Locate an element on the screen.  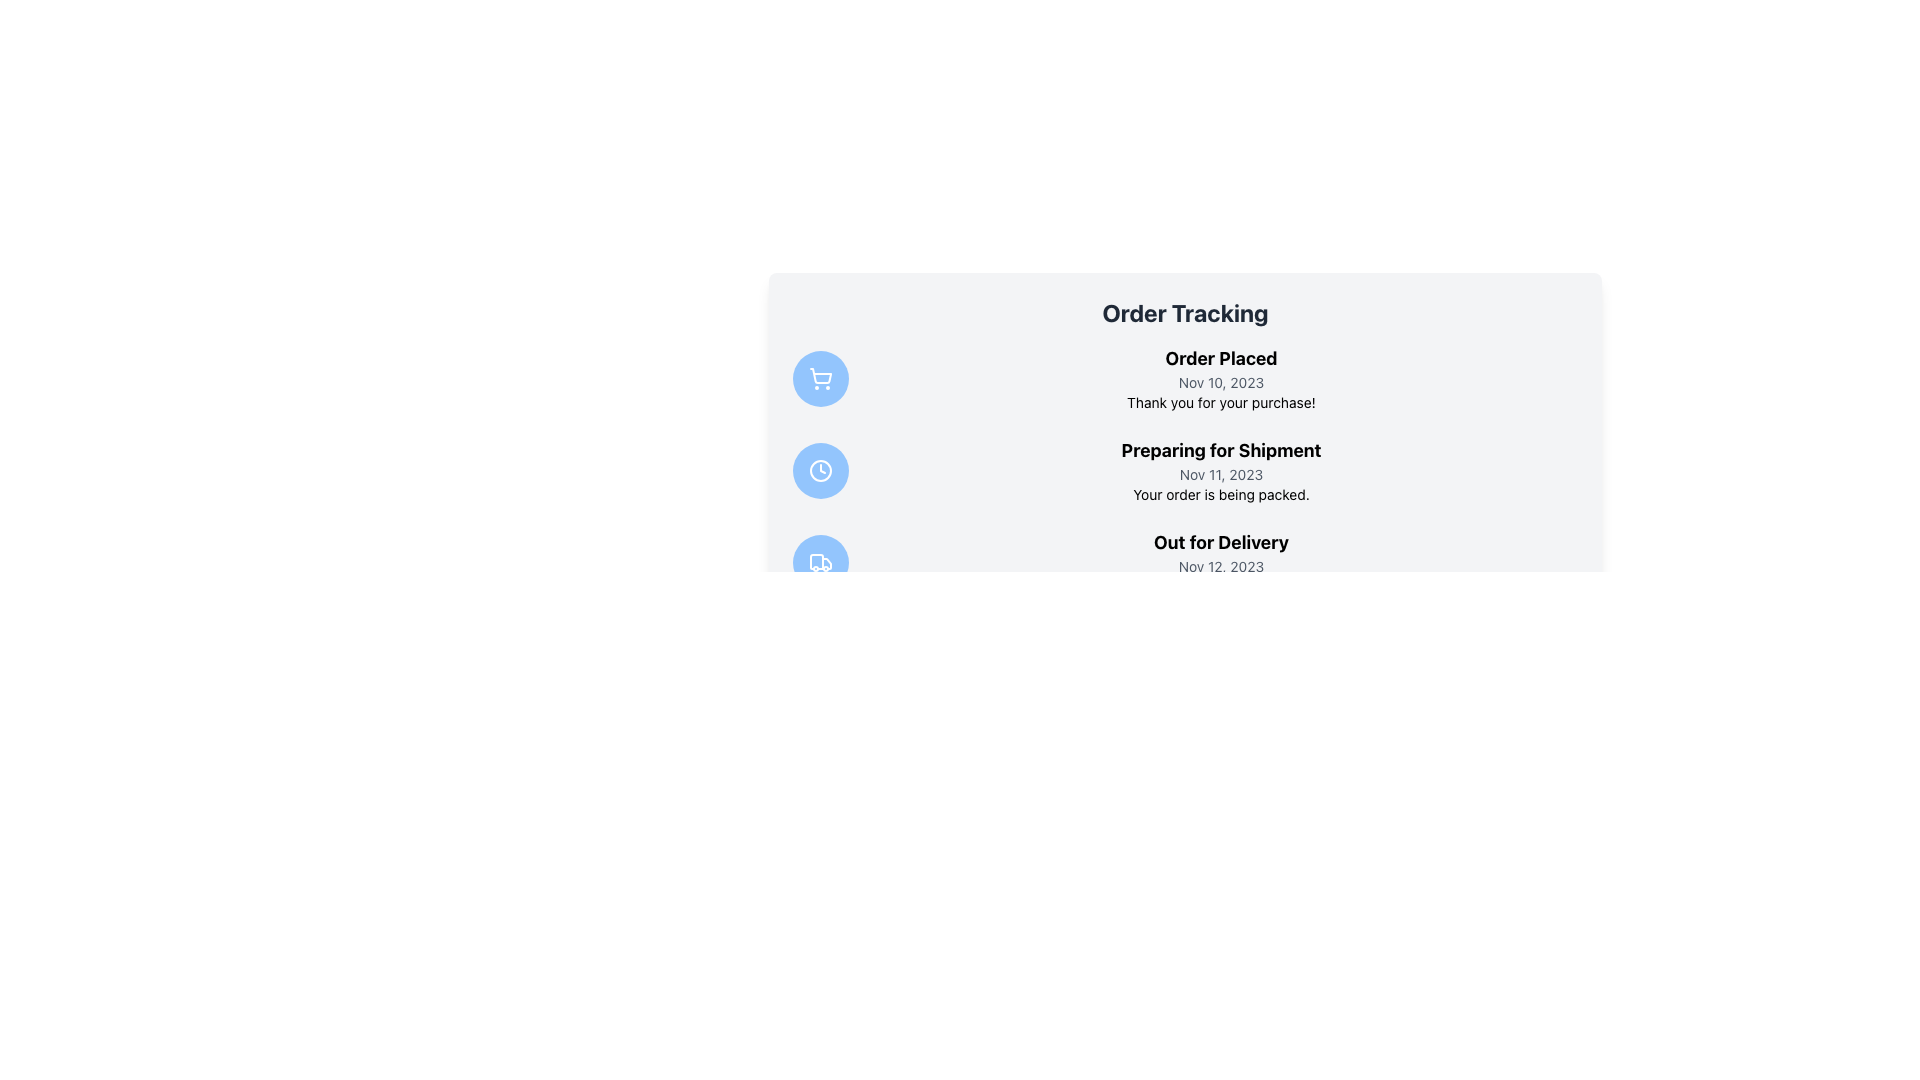
the Text Label displaying the date 'Nov 11, 2023,' which indicates a specific step's timestamp in the order tracking process, positioned below the title 'Preparing for Shipment.' is located at coordinates (1220, 474).